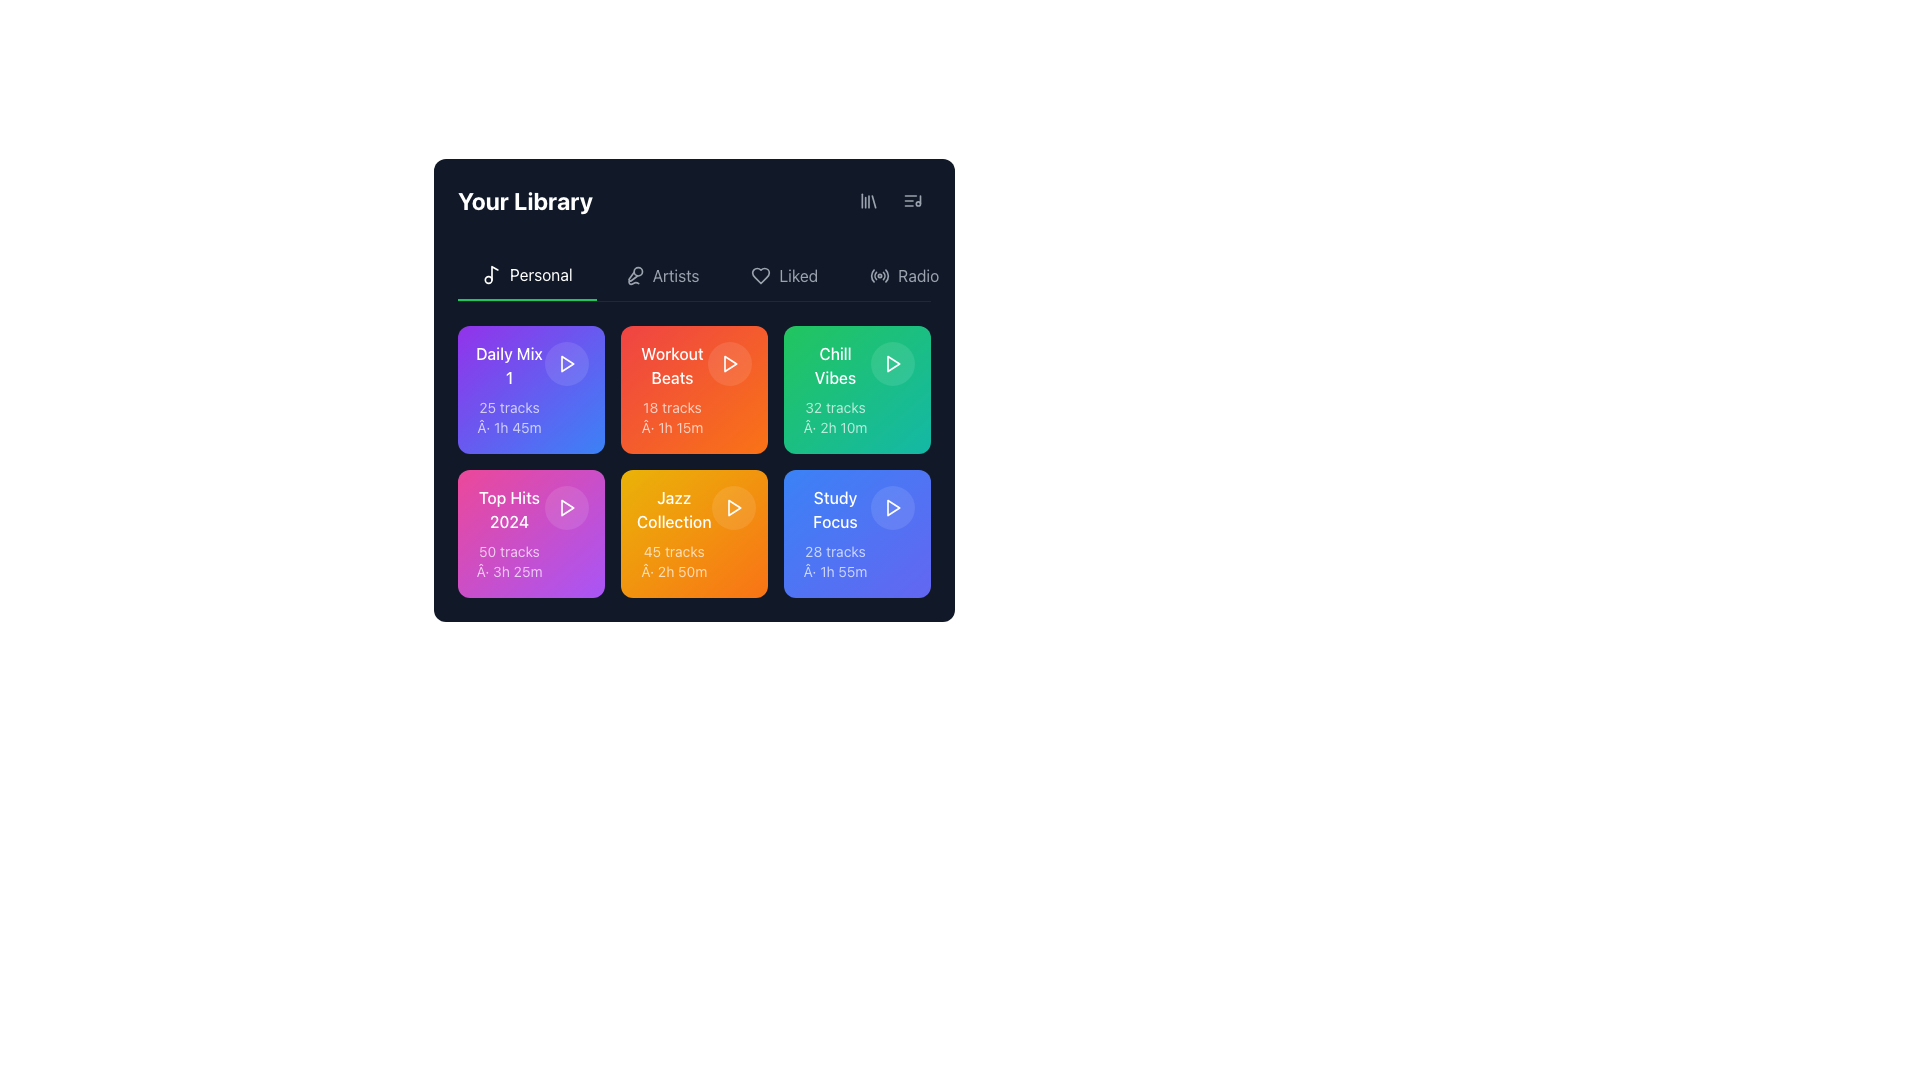 The width and height of the screenshot is (1920, 1080). I want to click on the play button located in the top-right quadrant of the green 'Chill Vibes' tile, so click(892, 363).